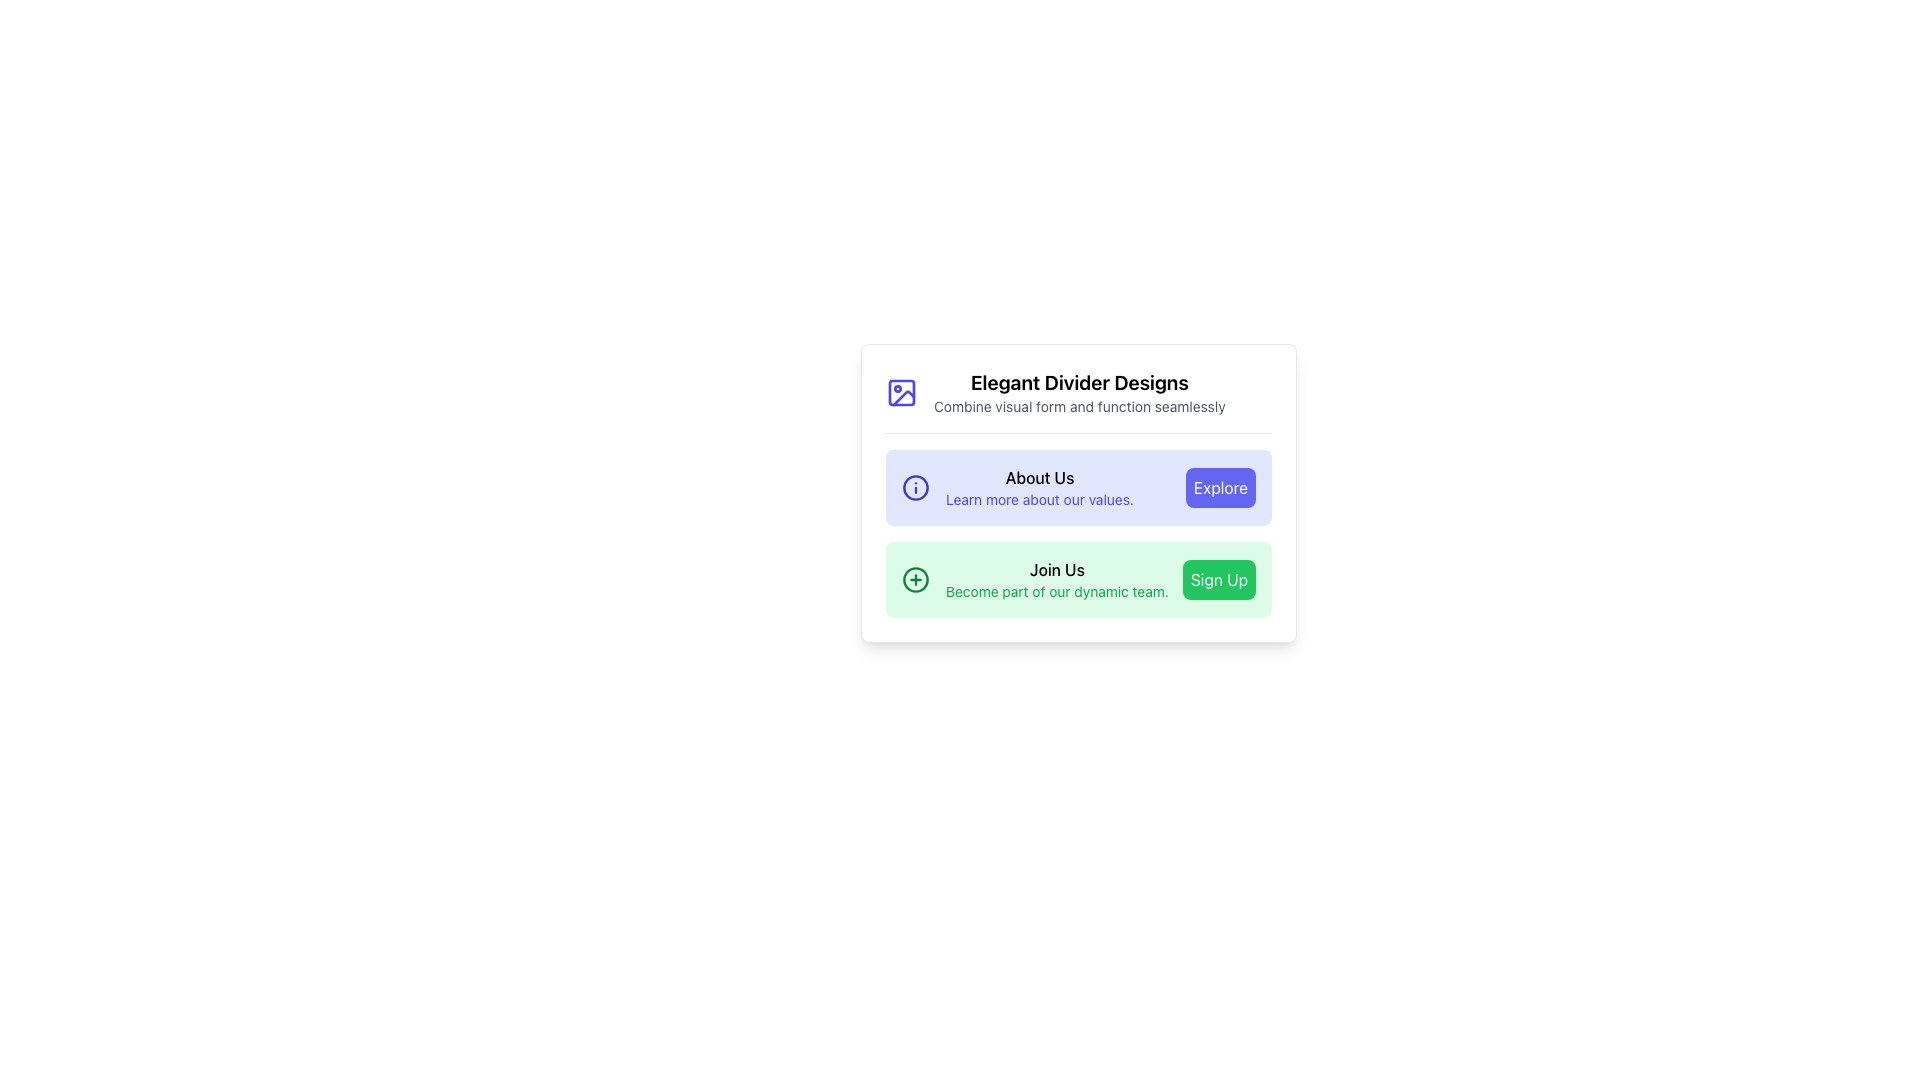 Image resolution: width=1920 pixels, height=1080 pixels. What do you see at coordinates (915, 488) in the screenshot?
I see `the SVG Circle element representing the information symbol next to the 'About Us' text` at bounding box center [915, 488].